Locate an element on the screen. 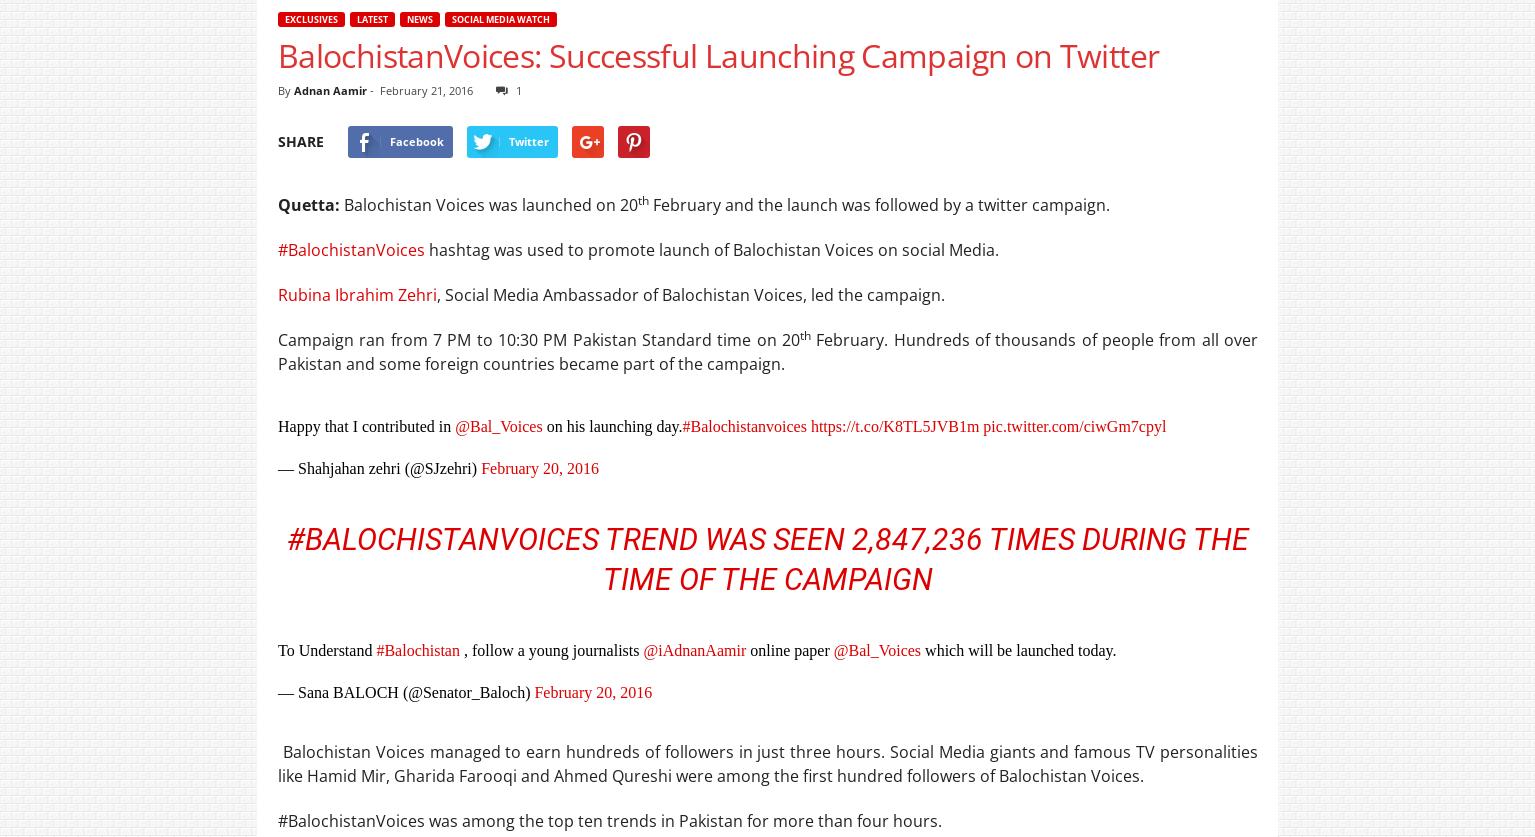 Image resolution: width=1535 pixels, height=837 pixels. '@iAdnanAamir' is located at coordinates (694, 650).